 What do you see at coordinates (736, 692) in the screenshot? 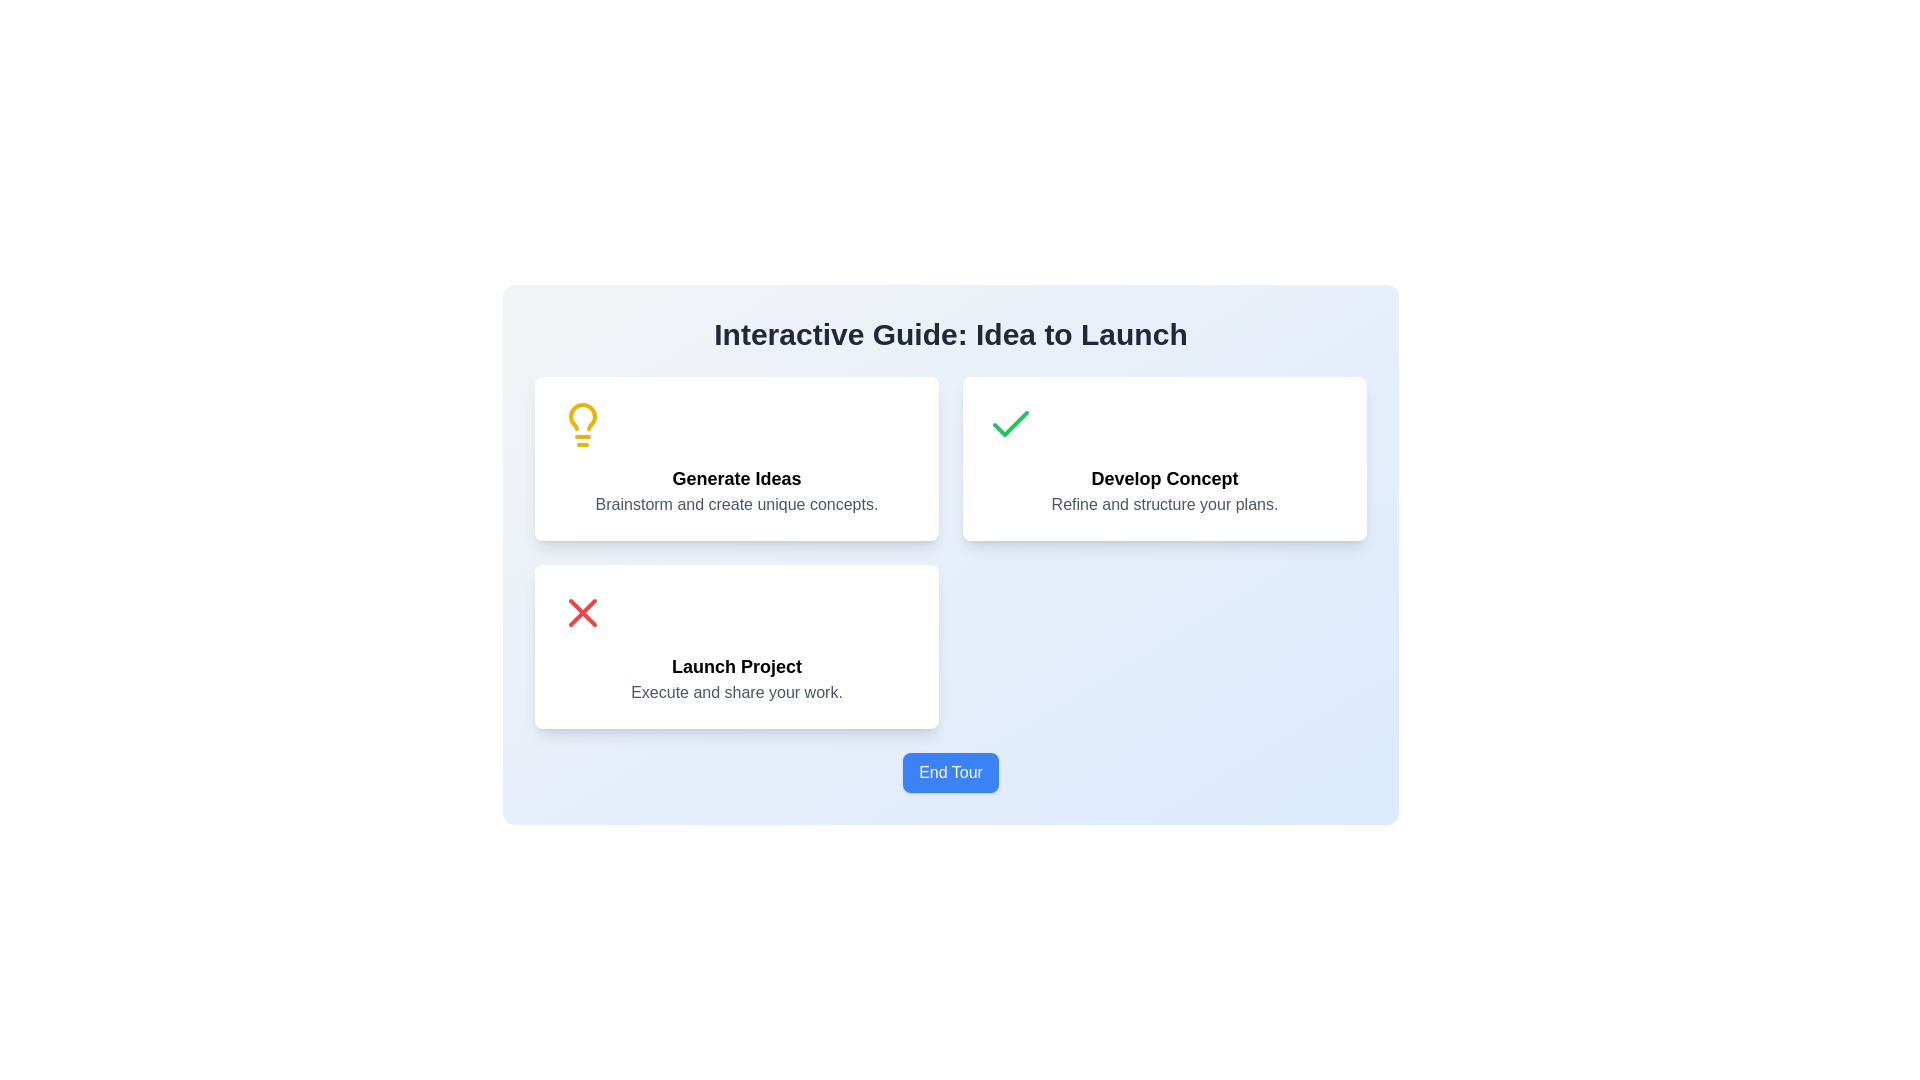
I see `the descriptive text label located within the 'Launch Project' card layout, which provides additional context for the feature` at bounding box center [736, 692].